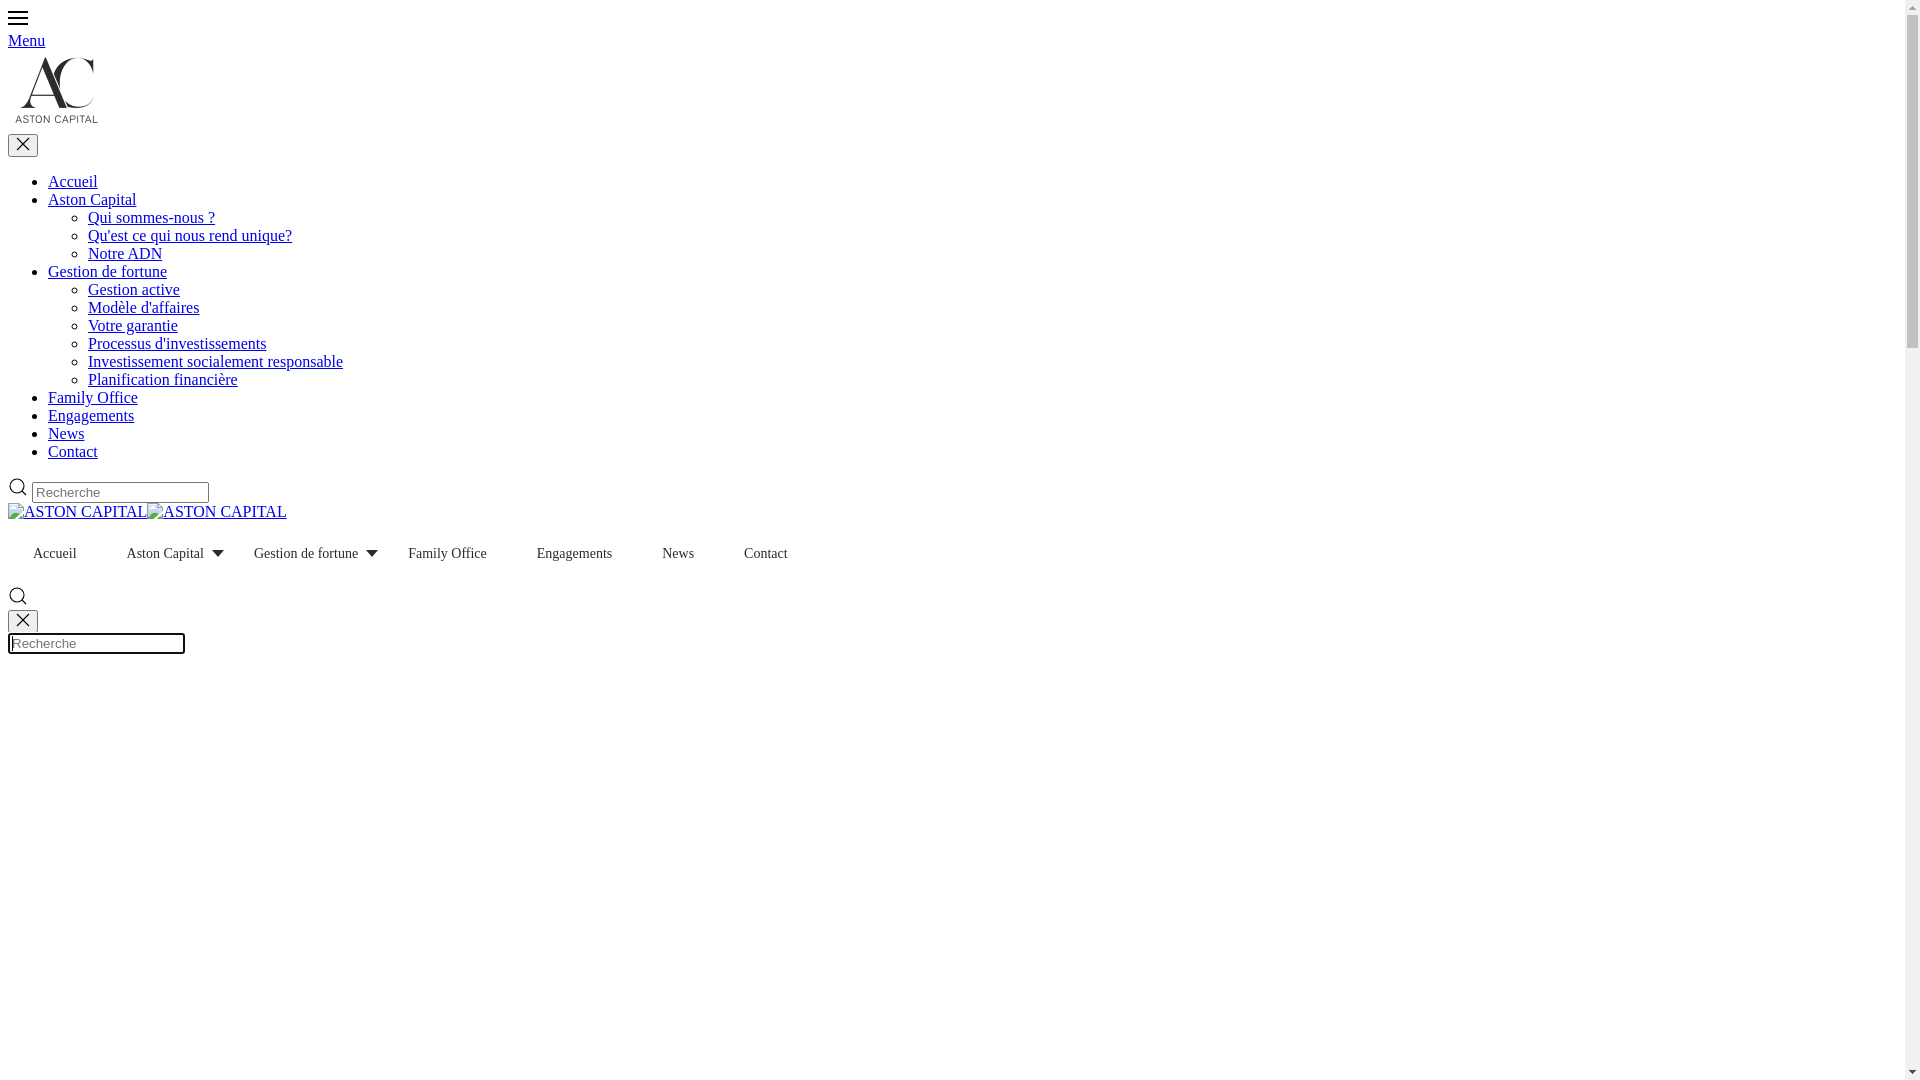 Image resolution: width=1920 pixels, height=1080 pixels. Describe the element at coordinates (150, 217) in the screenshot. I see `'Qui sommes-nous ?'` at that location.